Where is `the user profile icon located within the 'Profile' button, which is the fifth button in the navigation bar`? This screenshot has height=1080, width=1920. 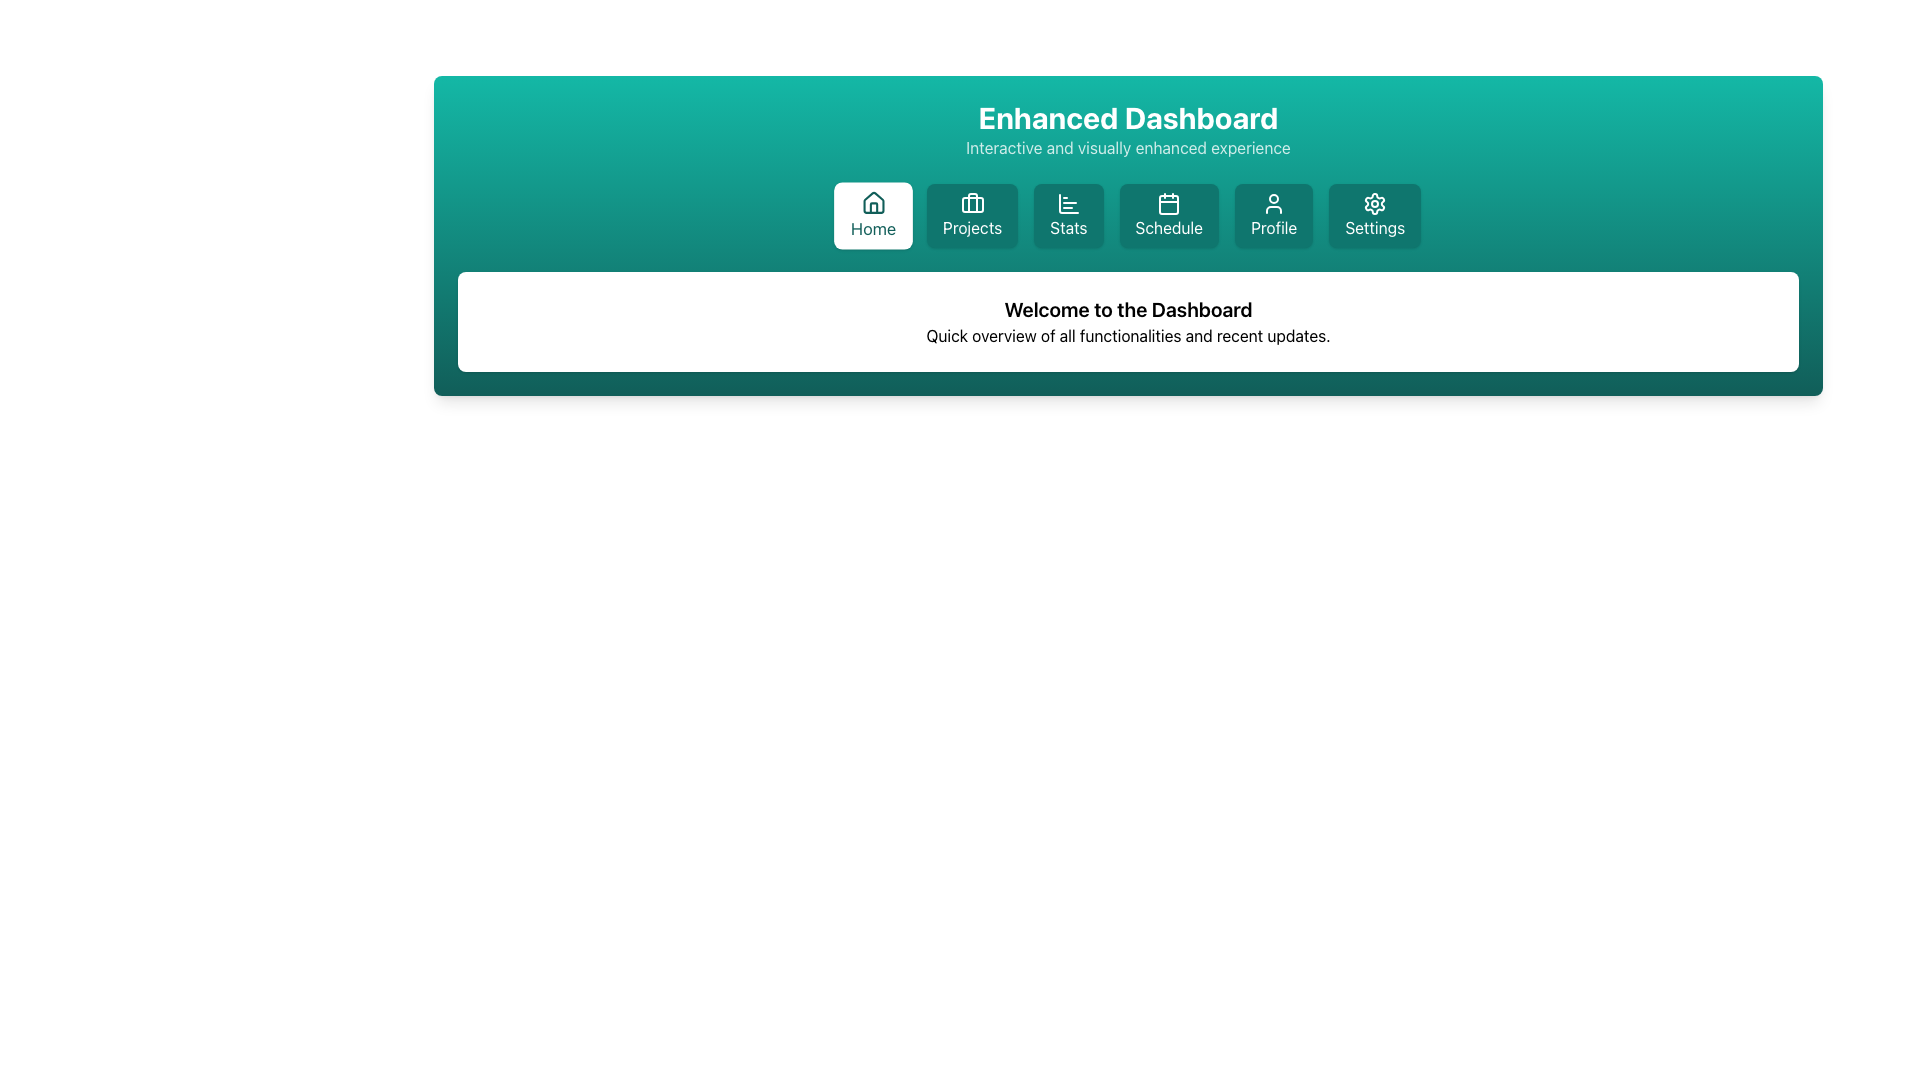
the user profile icon located within the 'Profile' button, which is the fifth button in the navigation bar is located at coordinates (1273, 204).